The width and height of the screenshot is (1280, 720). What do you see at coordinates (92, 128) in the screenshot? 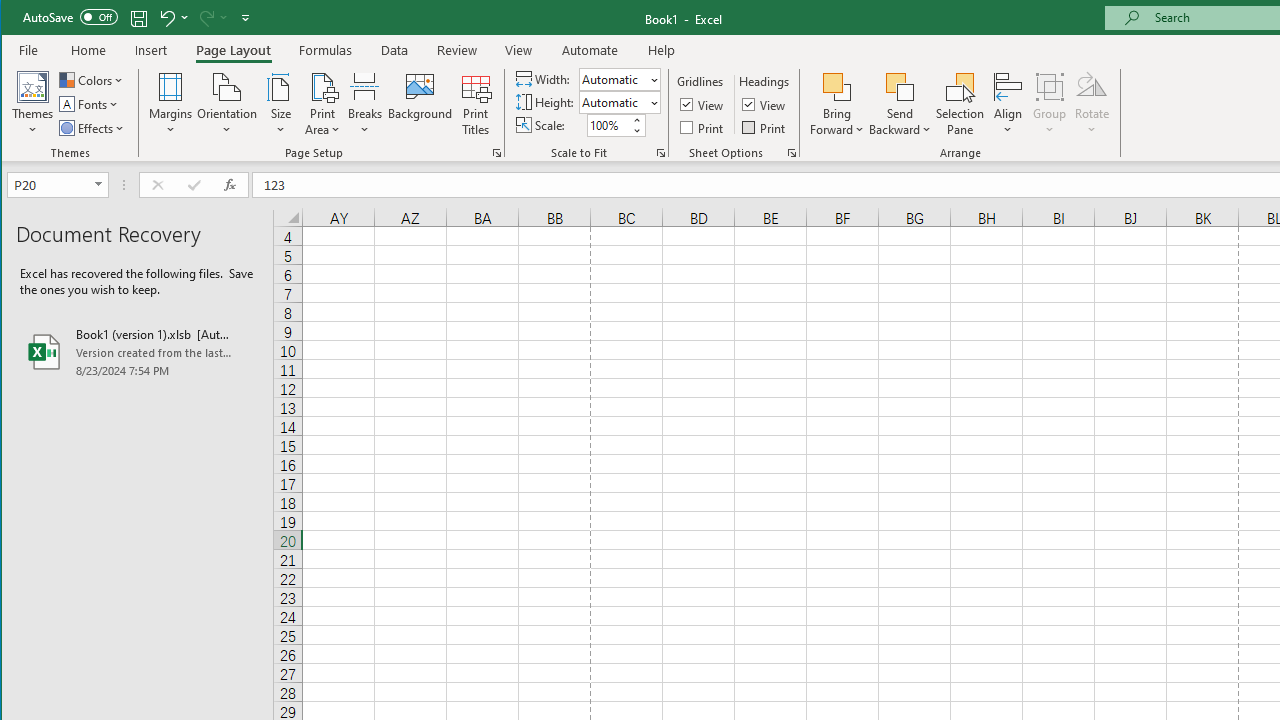
I see `'Effects'` at bounding box center [92, 128].